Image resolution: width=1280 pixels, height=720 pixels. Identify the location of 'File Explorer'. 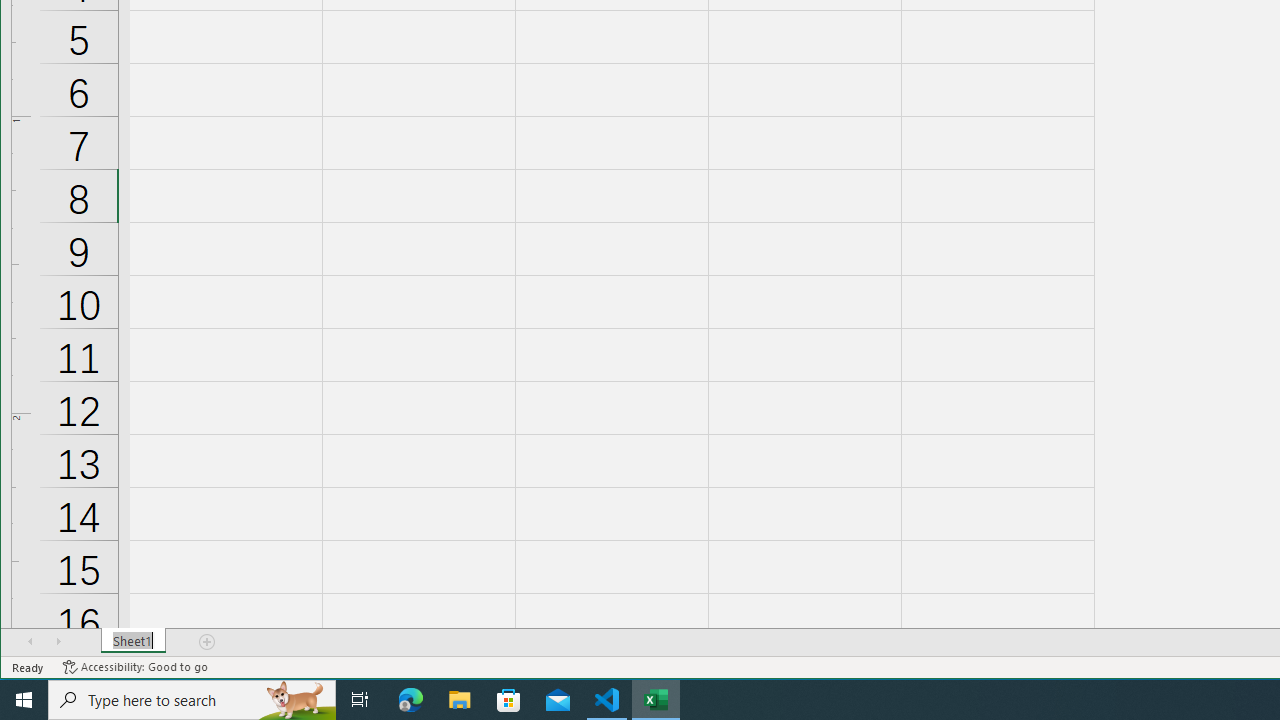
(459, 698).